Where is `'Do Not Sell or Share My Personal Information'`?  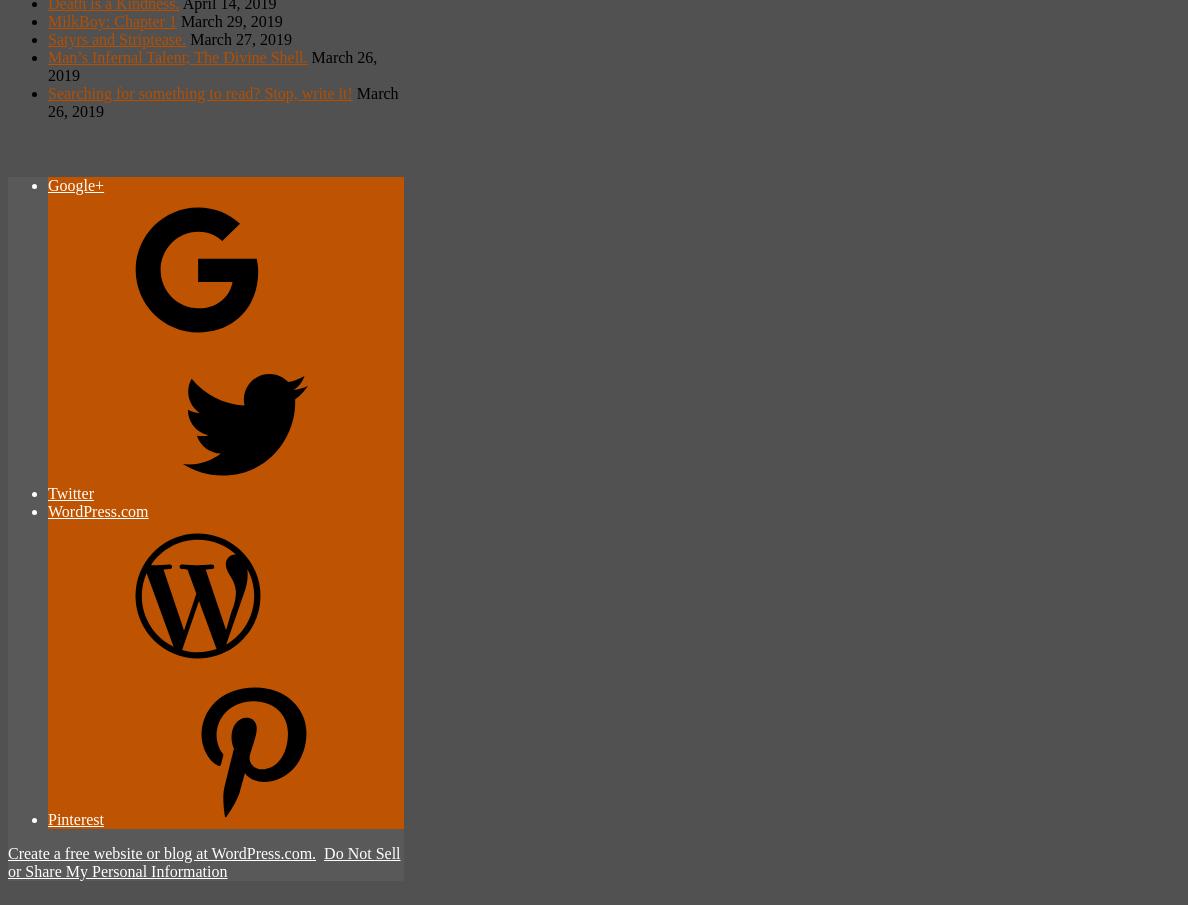
'Do Not Sell or Share My Personal Information' is located at coordinates (202, 861).